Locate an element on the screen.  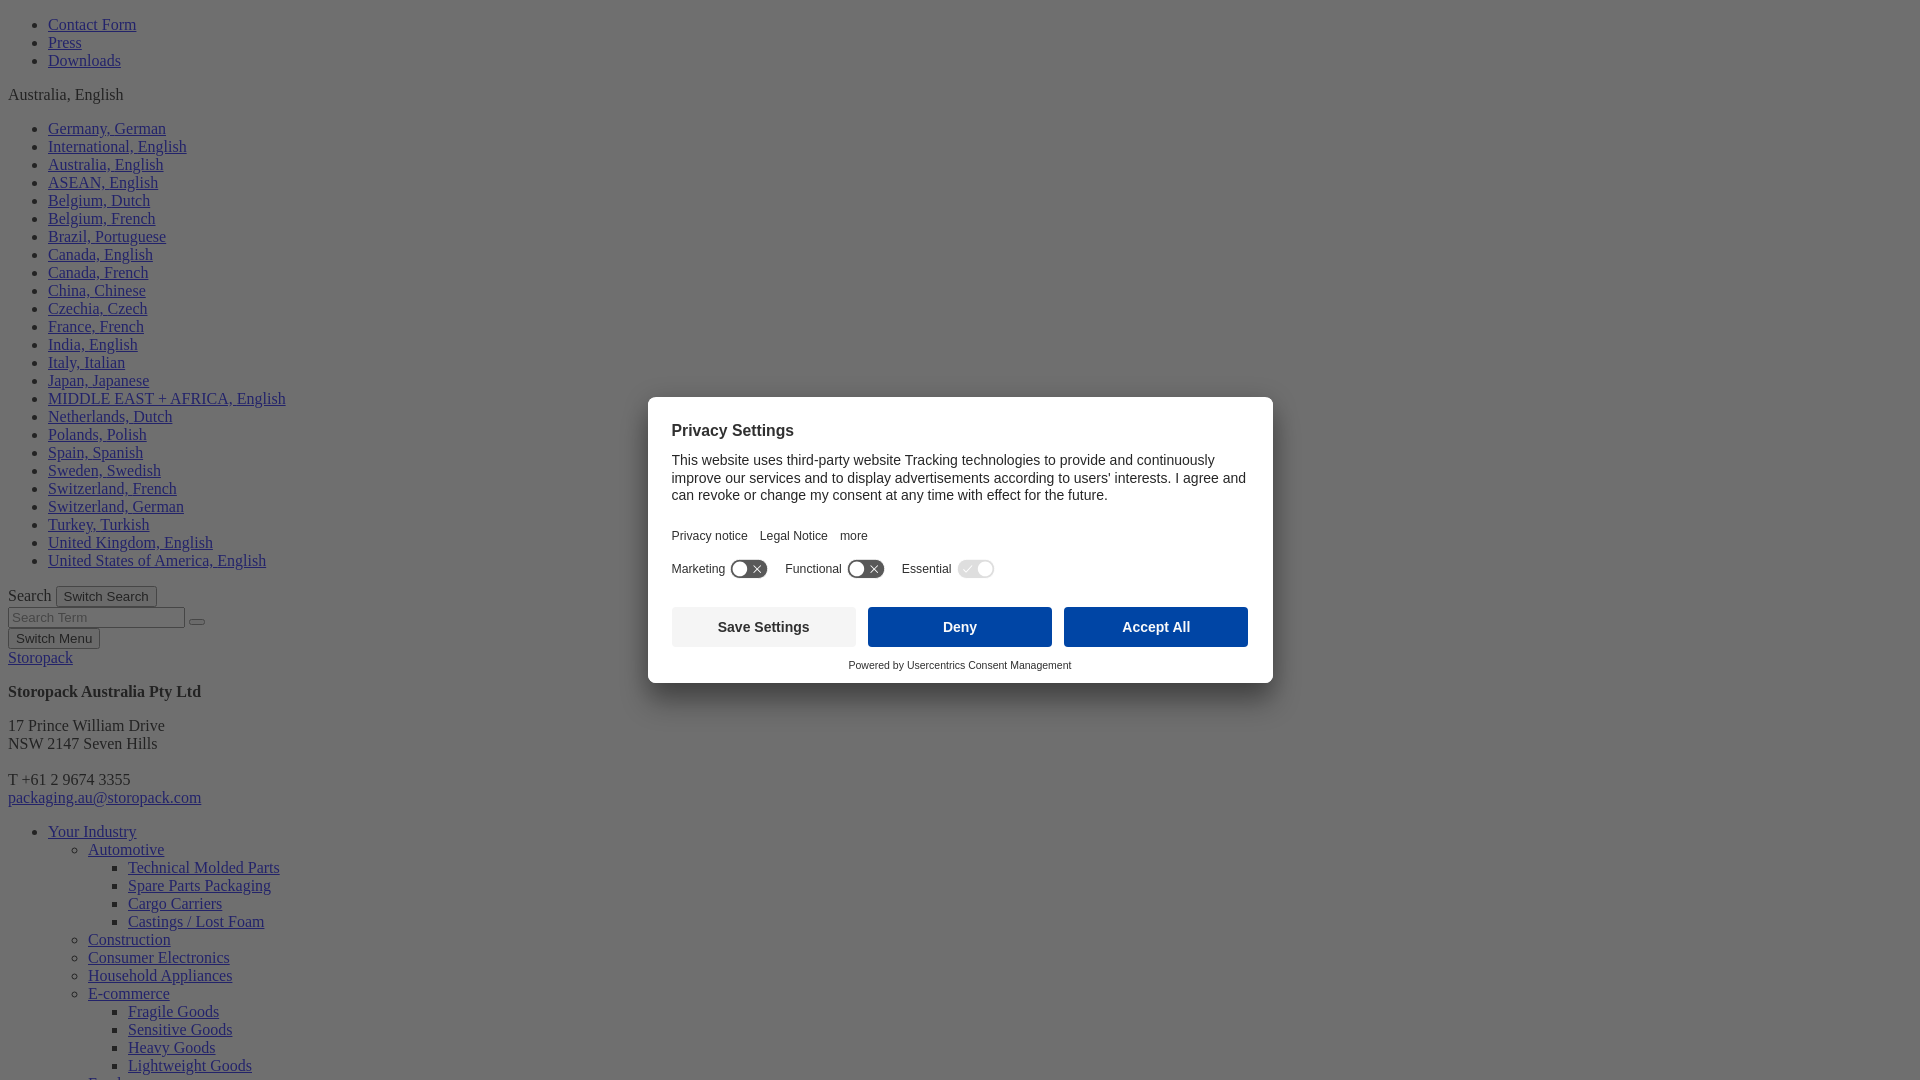
'Cargo Carriers' is located at coordinates (174, 903).